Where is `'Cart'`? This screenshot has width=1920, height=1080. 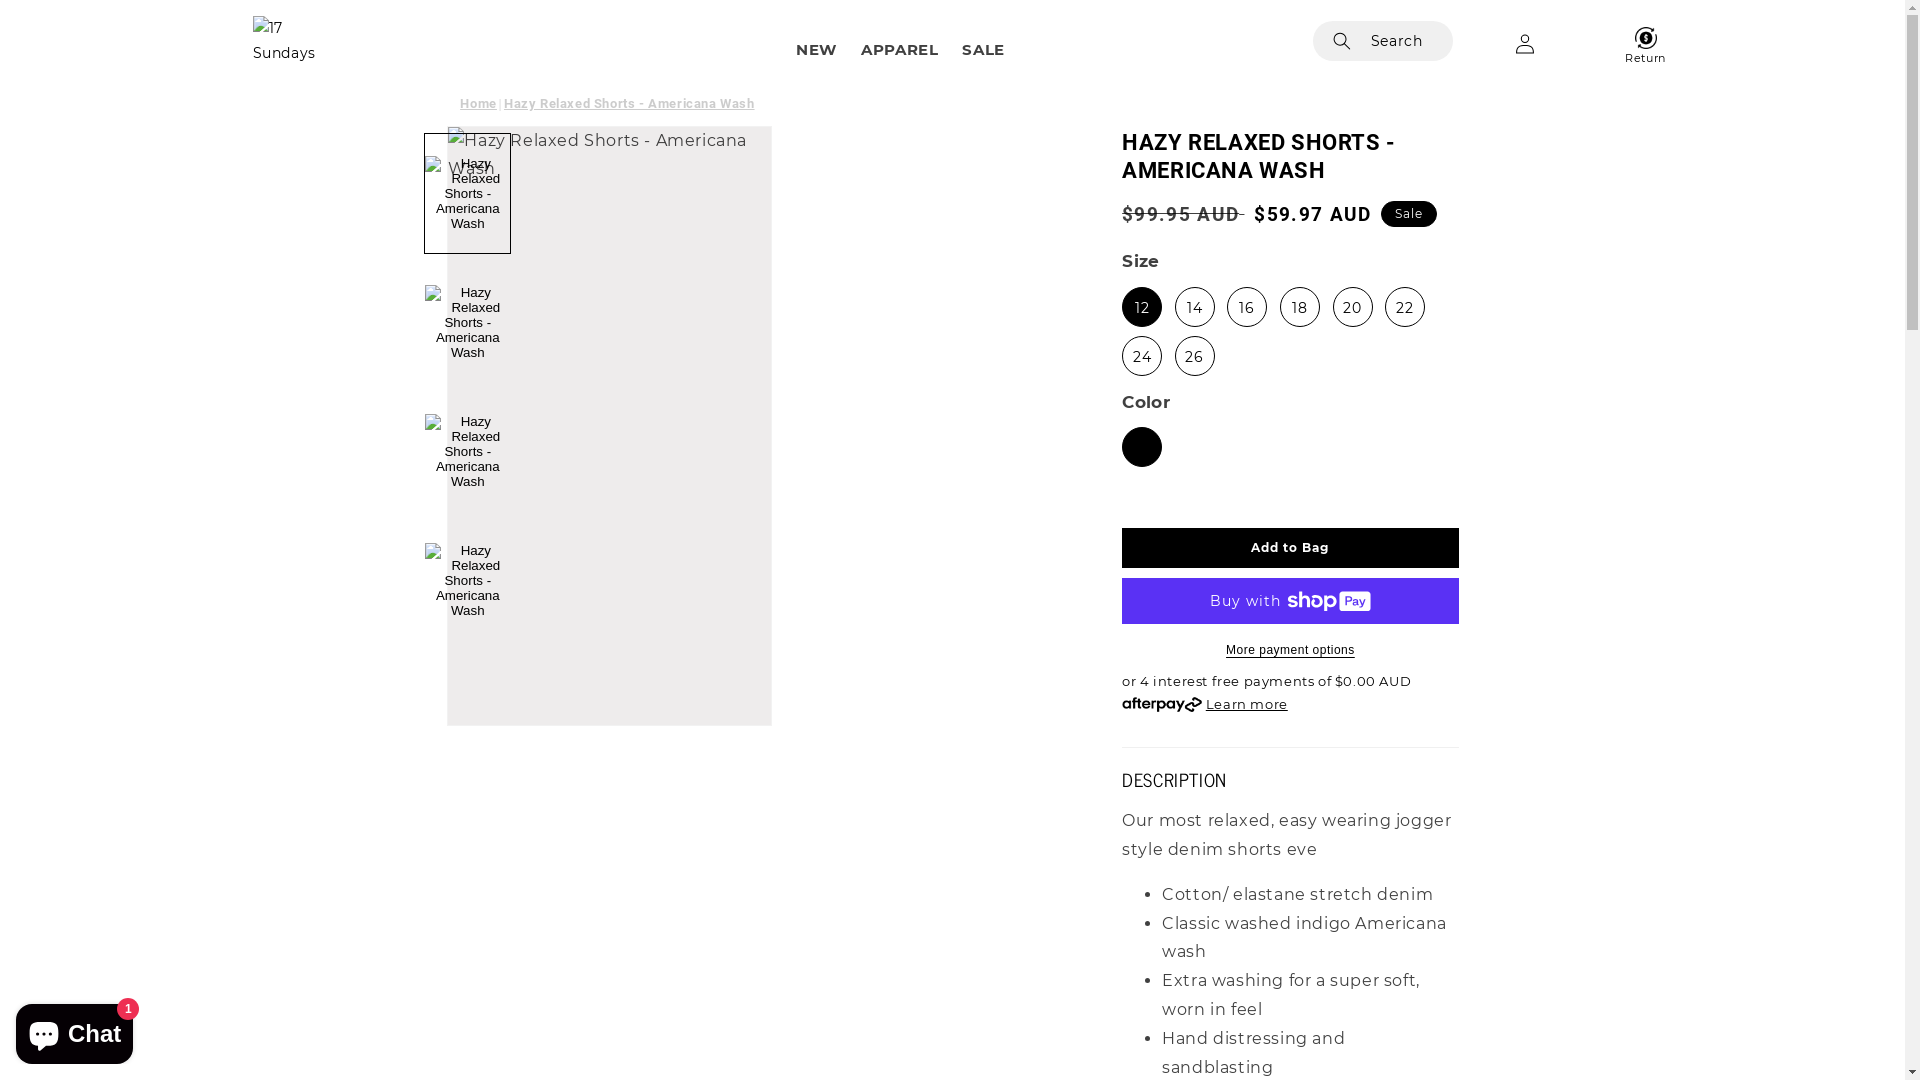 'Cart' is located at coordinates (1583, 43).